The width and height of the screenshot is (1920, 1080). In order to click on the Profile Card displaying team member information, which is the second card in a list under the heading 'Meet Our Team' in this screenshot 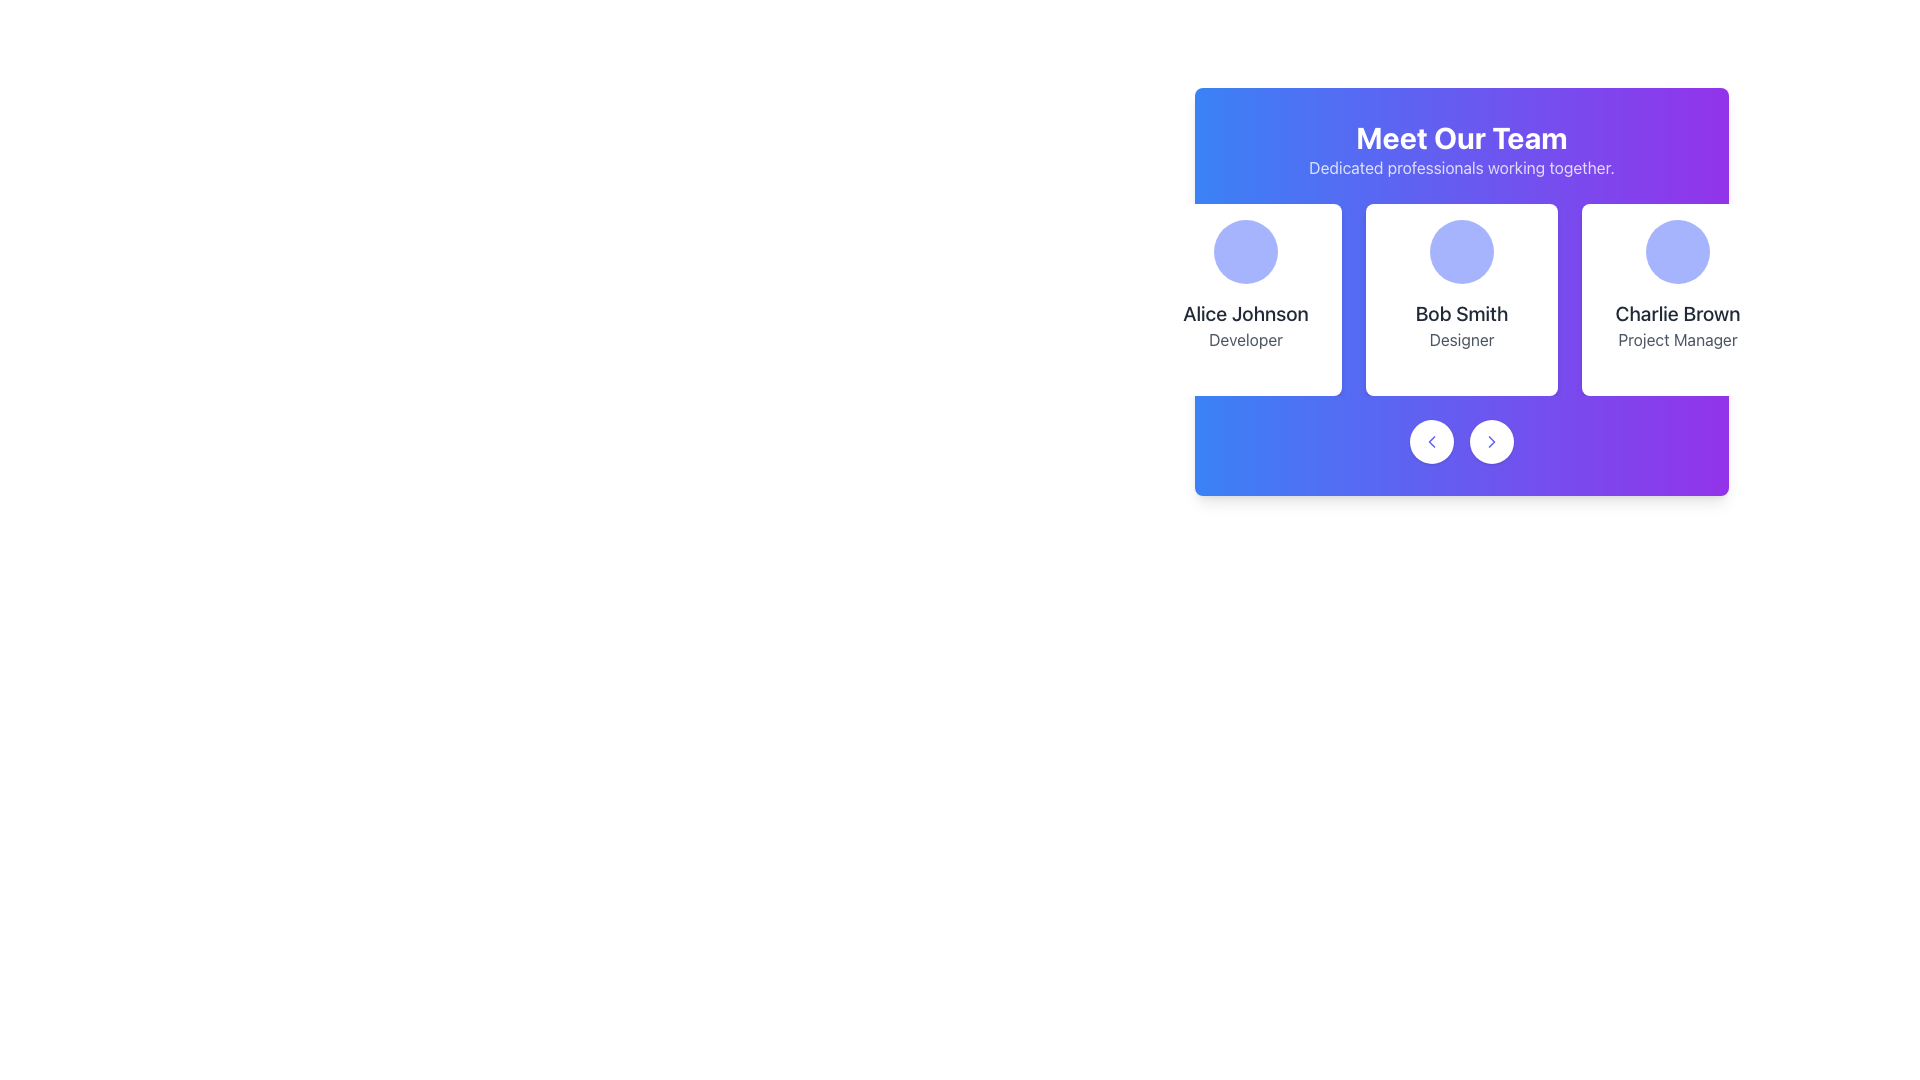, I will do `click(1462, 300)`.